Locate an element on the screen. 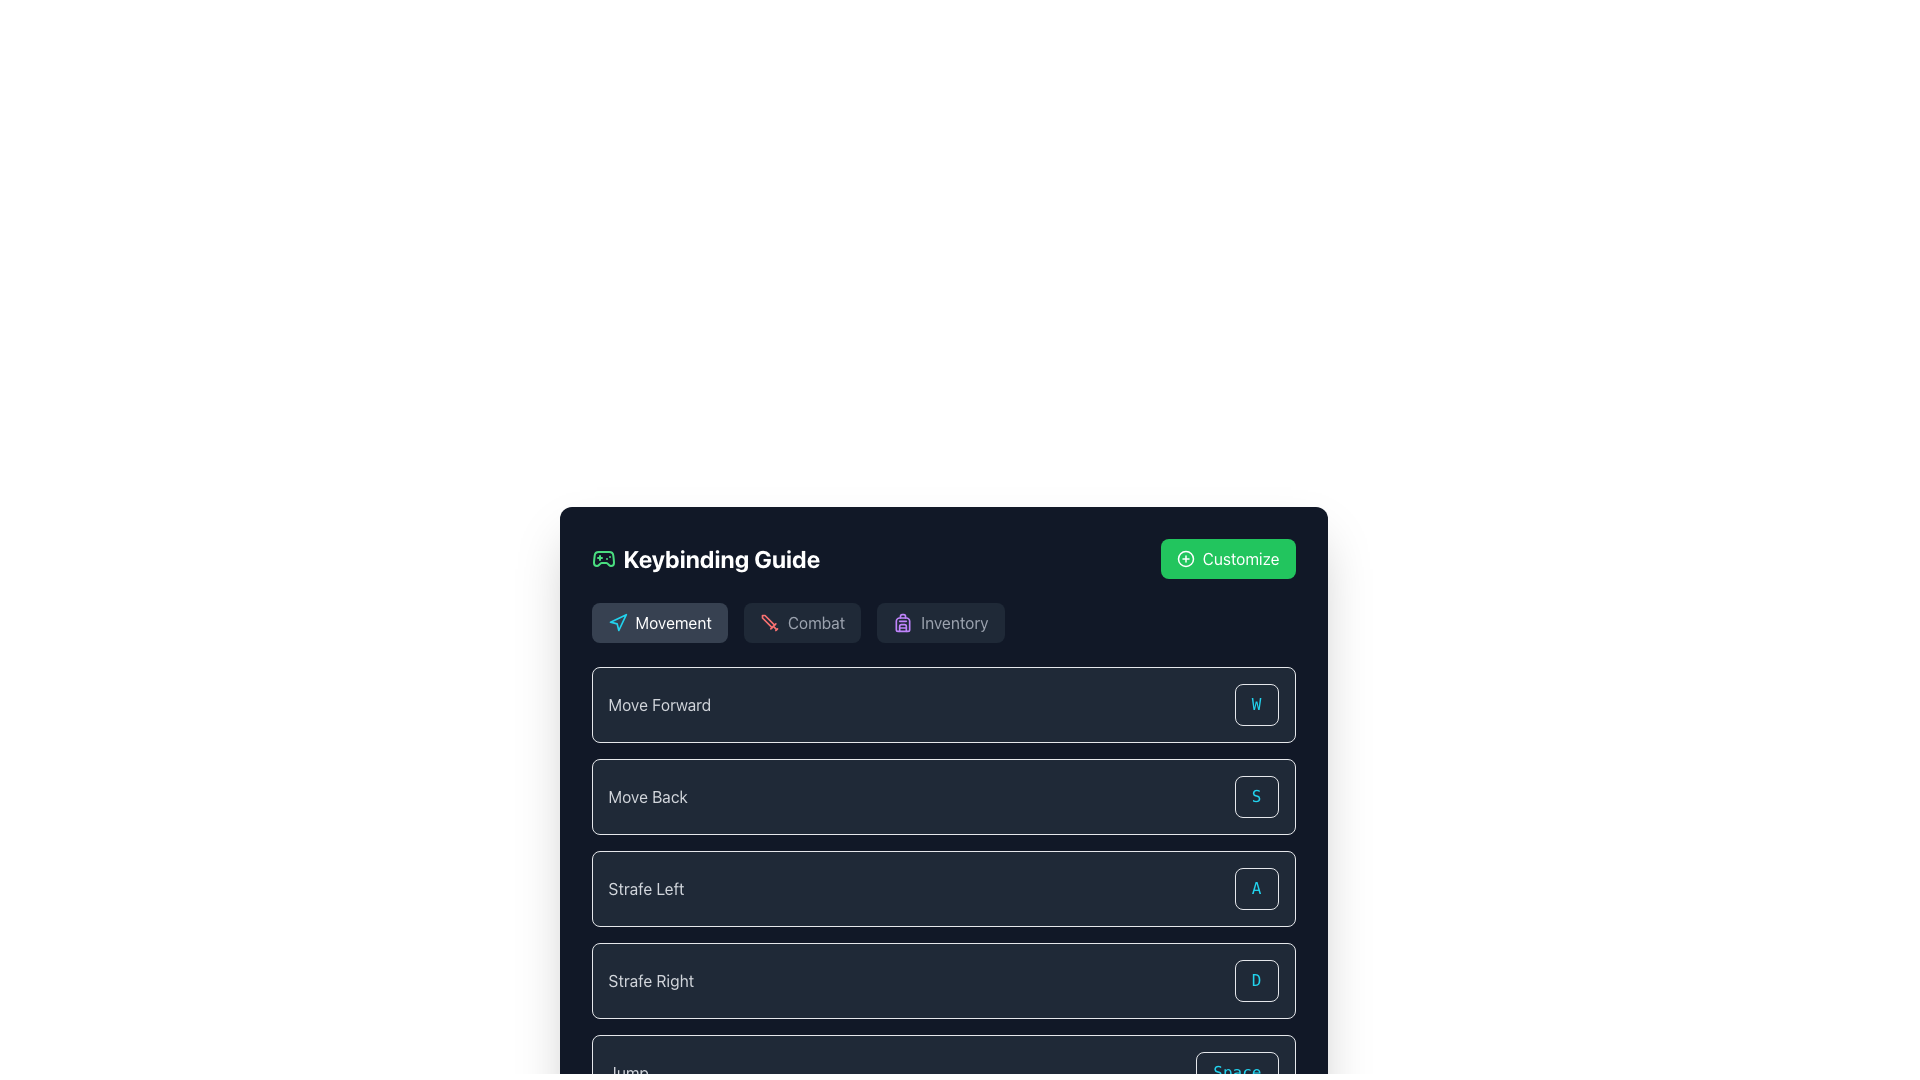 The image size is (1920, 1080). the graphical icon segment resembling a sword, styled in red, located in the bottom right of the 'Keybinding Guide' area near 'Combat' is located at coordinates (767, 620).